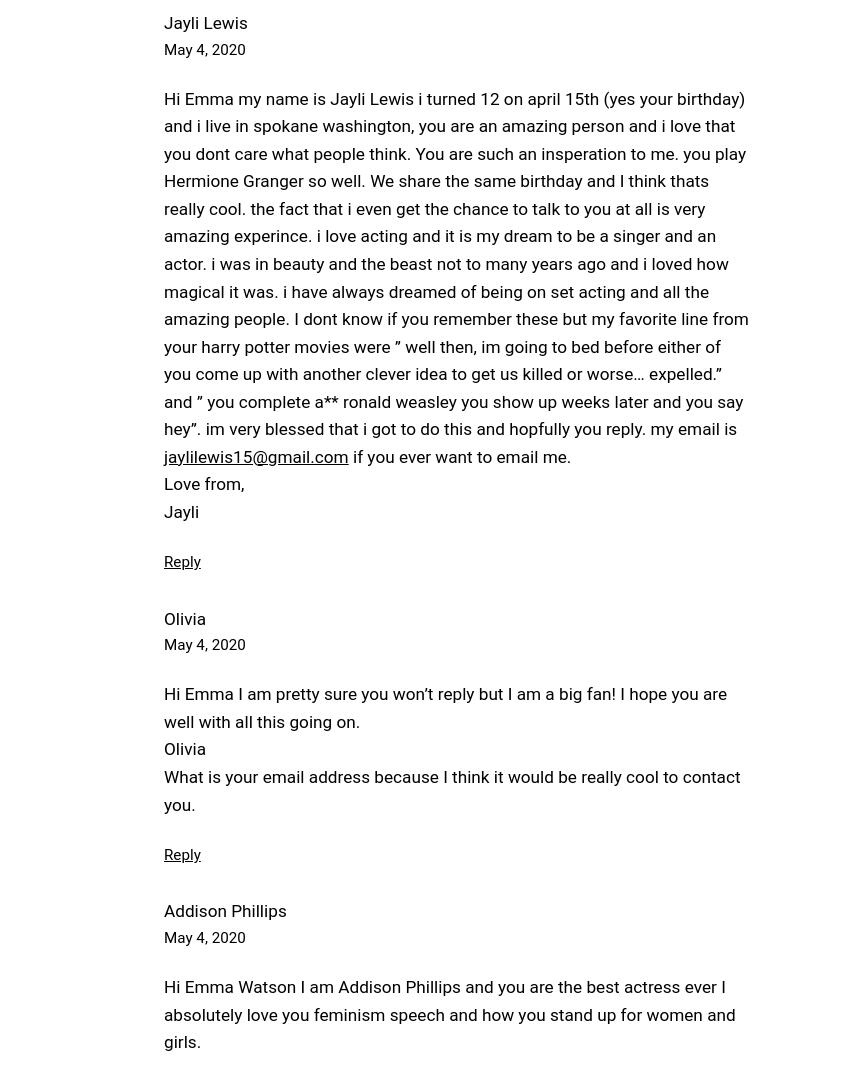 The height and width of the screenshot is (1074, 850). What do you see at coordinates (458, 455) in the screenshot?
I see `'if you ever want to email me.'` at bounding box center [458, 455].